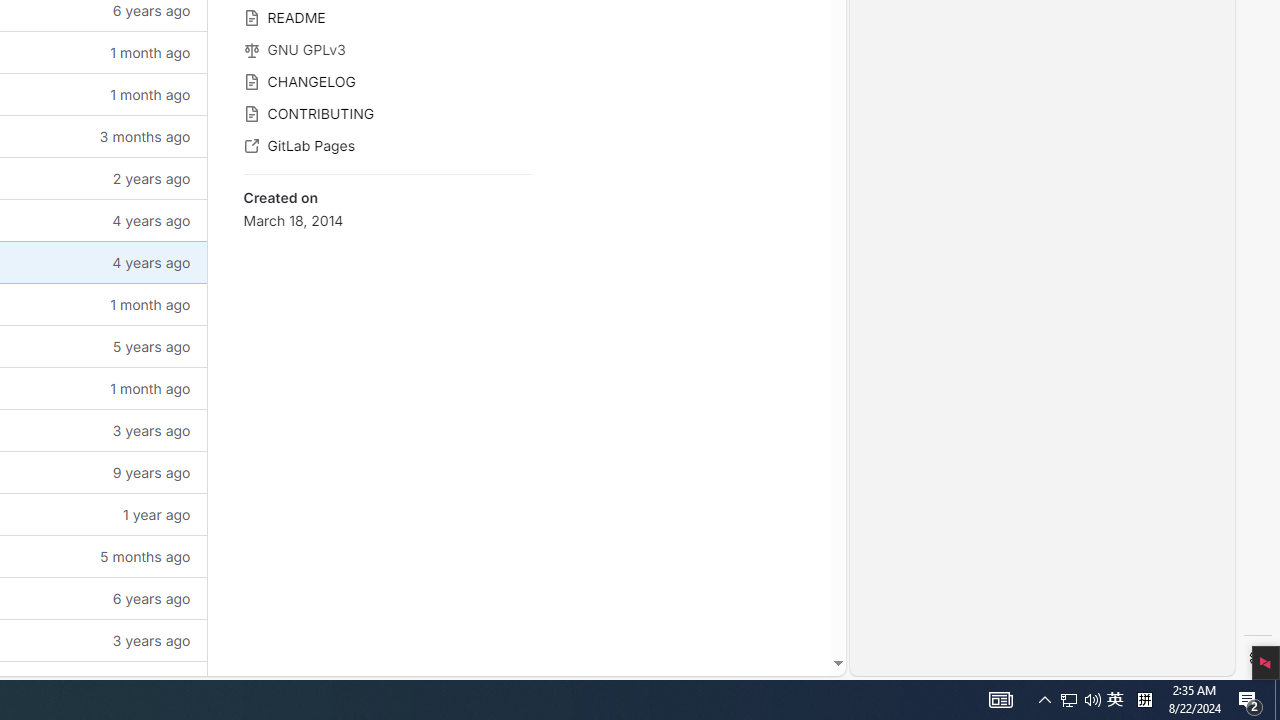 The height and width of the screenshot is (720, 1280). Describe the element at coordinates (250, 145) in the screenshot. I see `'Class: s16 icon gl-mr-3 gl-text-gray-500'` at that location.